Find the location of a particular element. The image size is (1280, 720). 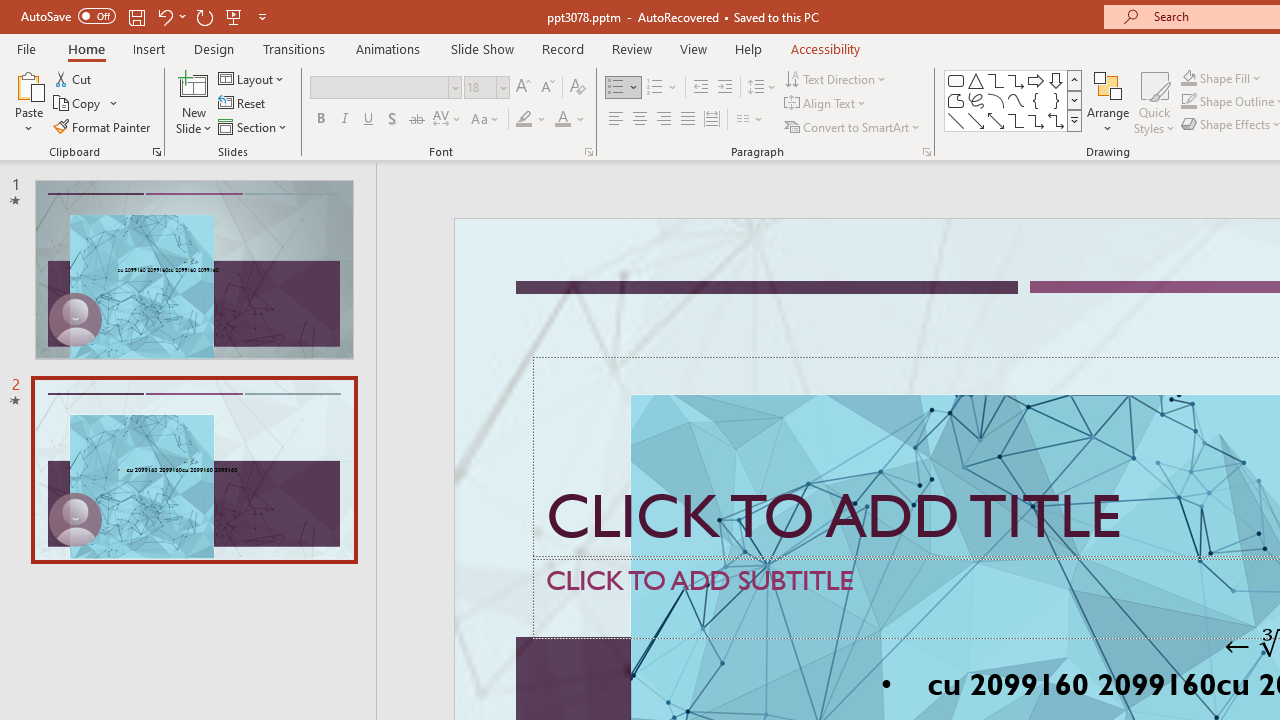

'Transitions' is located at coordinates (294, 48).